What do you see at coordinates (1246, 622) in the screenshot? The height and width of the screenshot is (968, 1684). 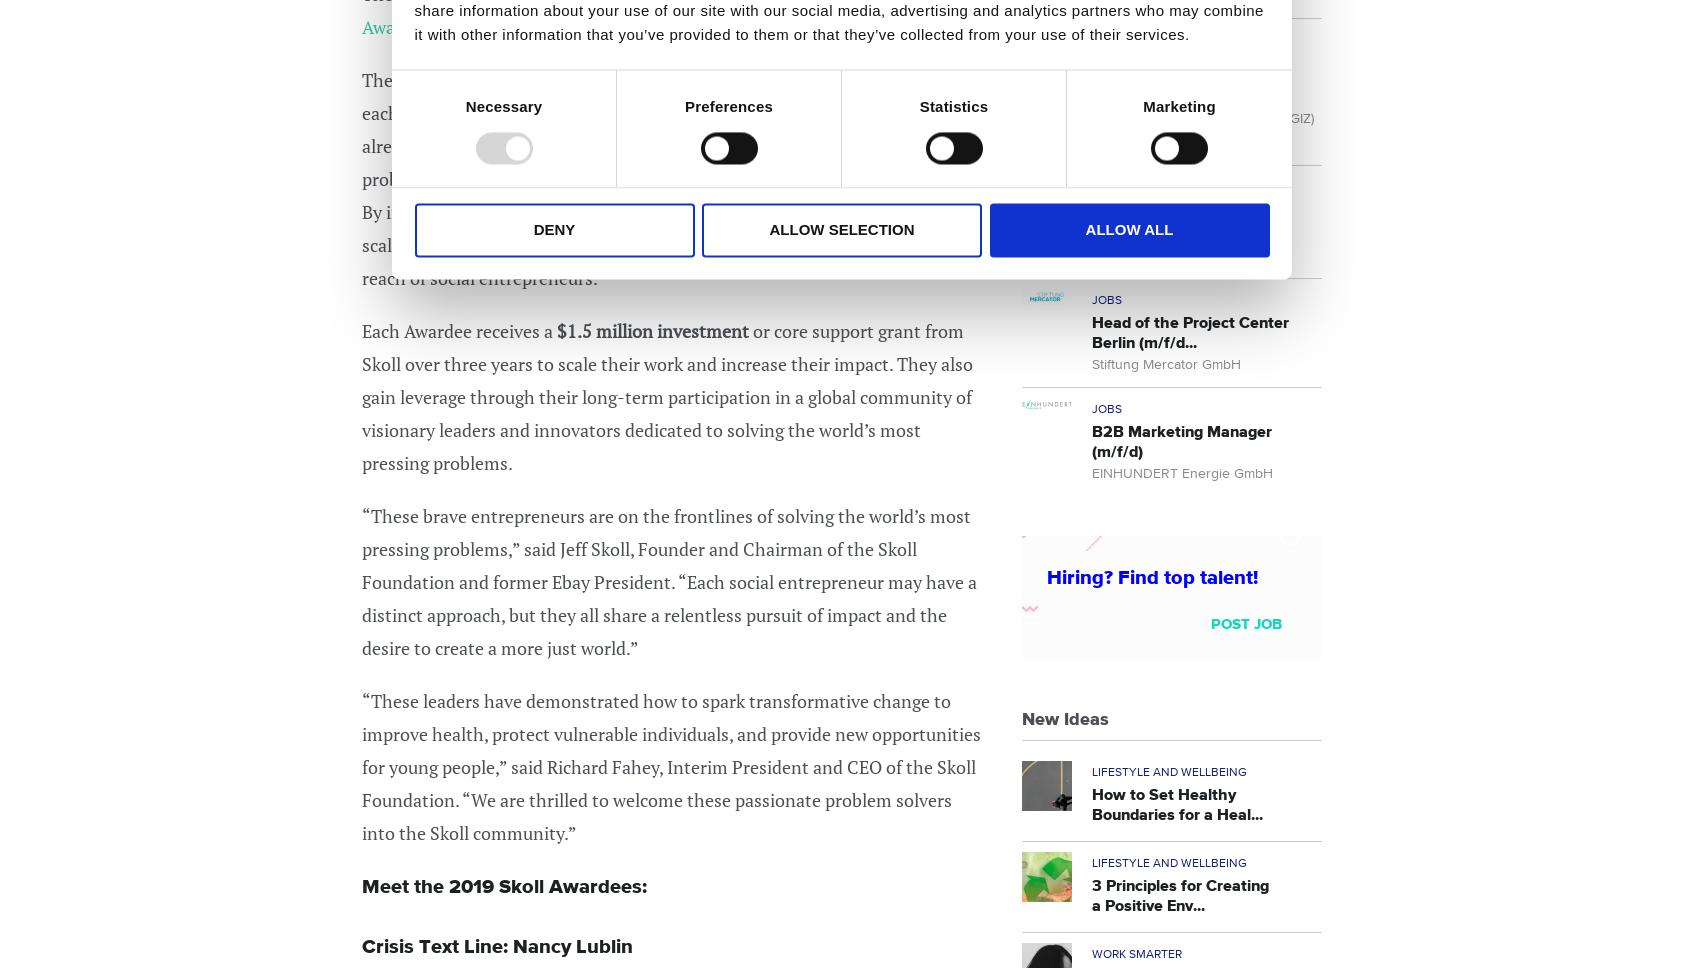 I see `'Post Job'` at bounding box center [1246, 622].